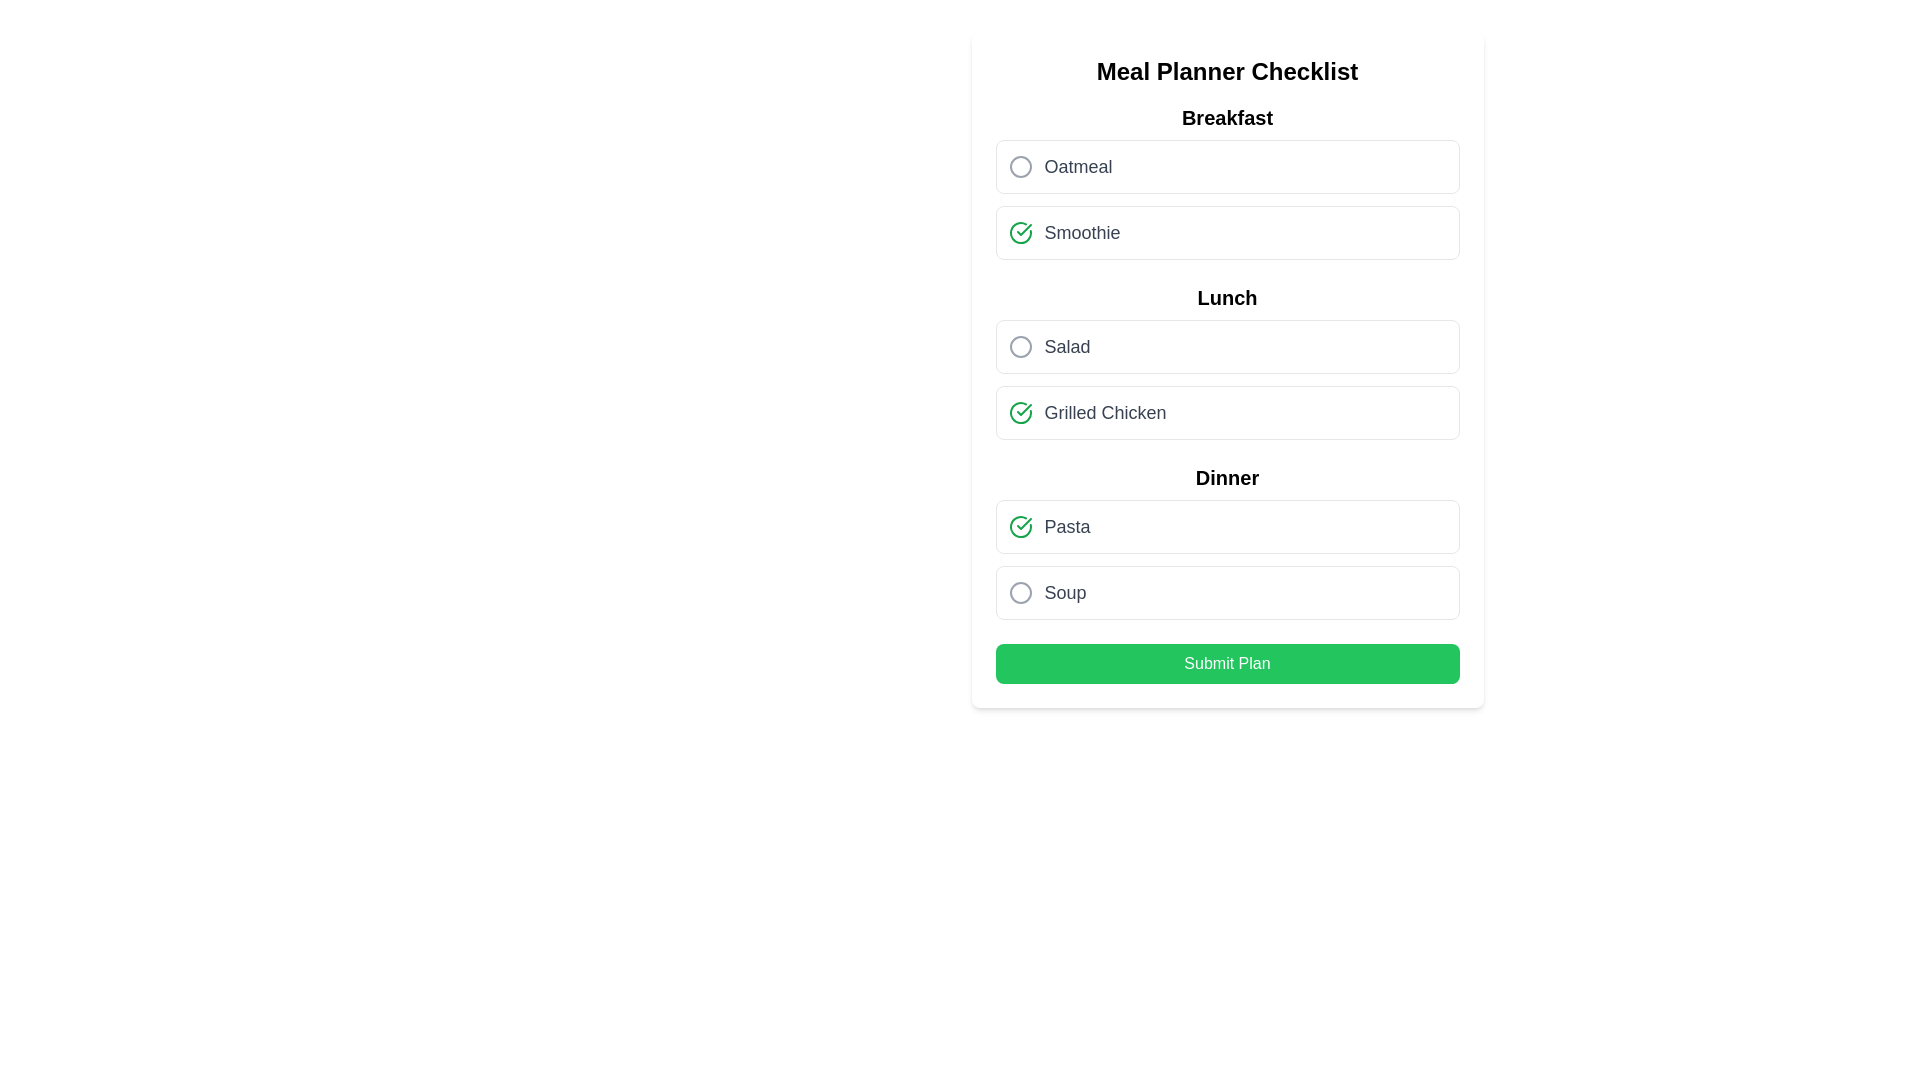 The image size is (1920, 1080). Describe the element at coordinates (1226, 380) in the screenshot. I see `to reorder the 'Salad' option in the selectable list item group, which is located in the 'Lunch' section of the UI` at that location.